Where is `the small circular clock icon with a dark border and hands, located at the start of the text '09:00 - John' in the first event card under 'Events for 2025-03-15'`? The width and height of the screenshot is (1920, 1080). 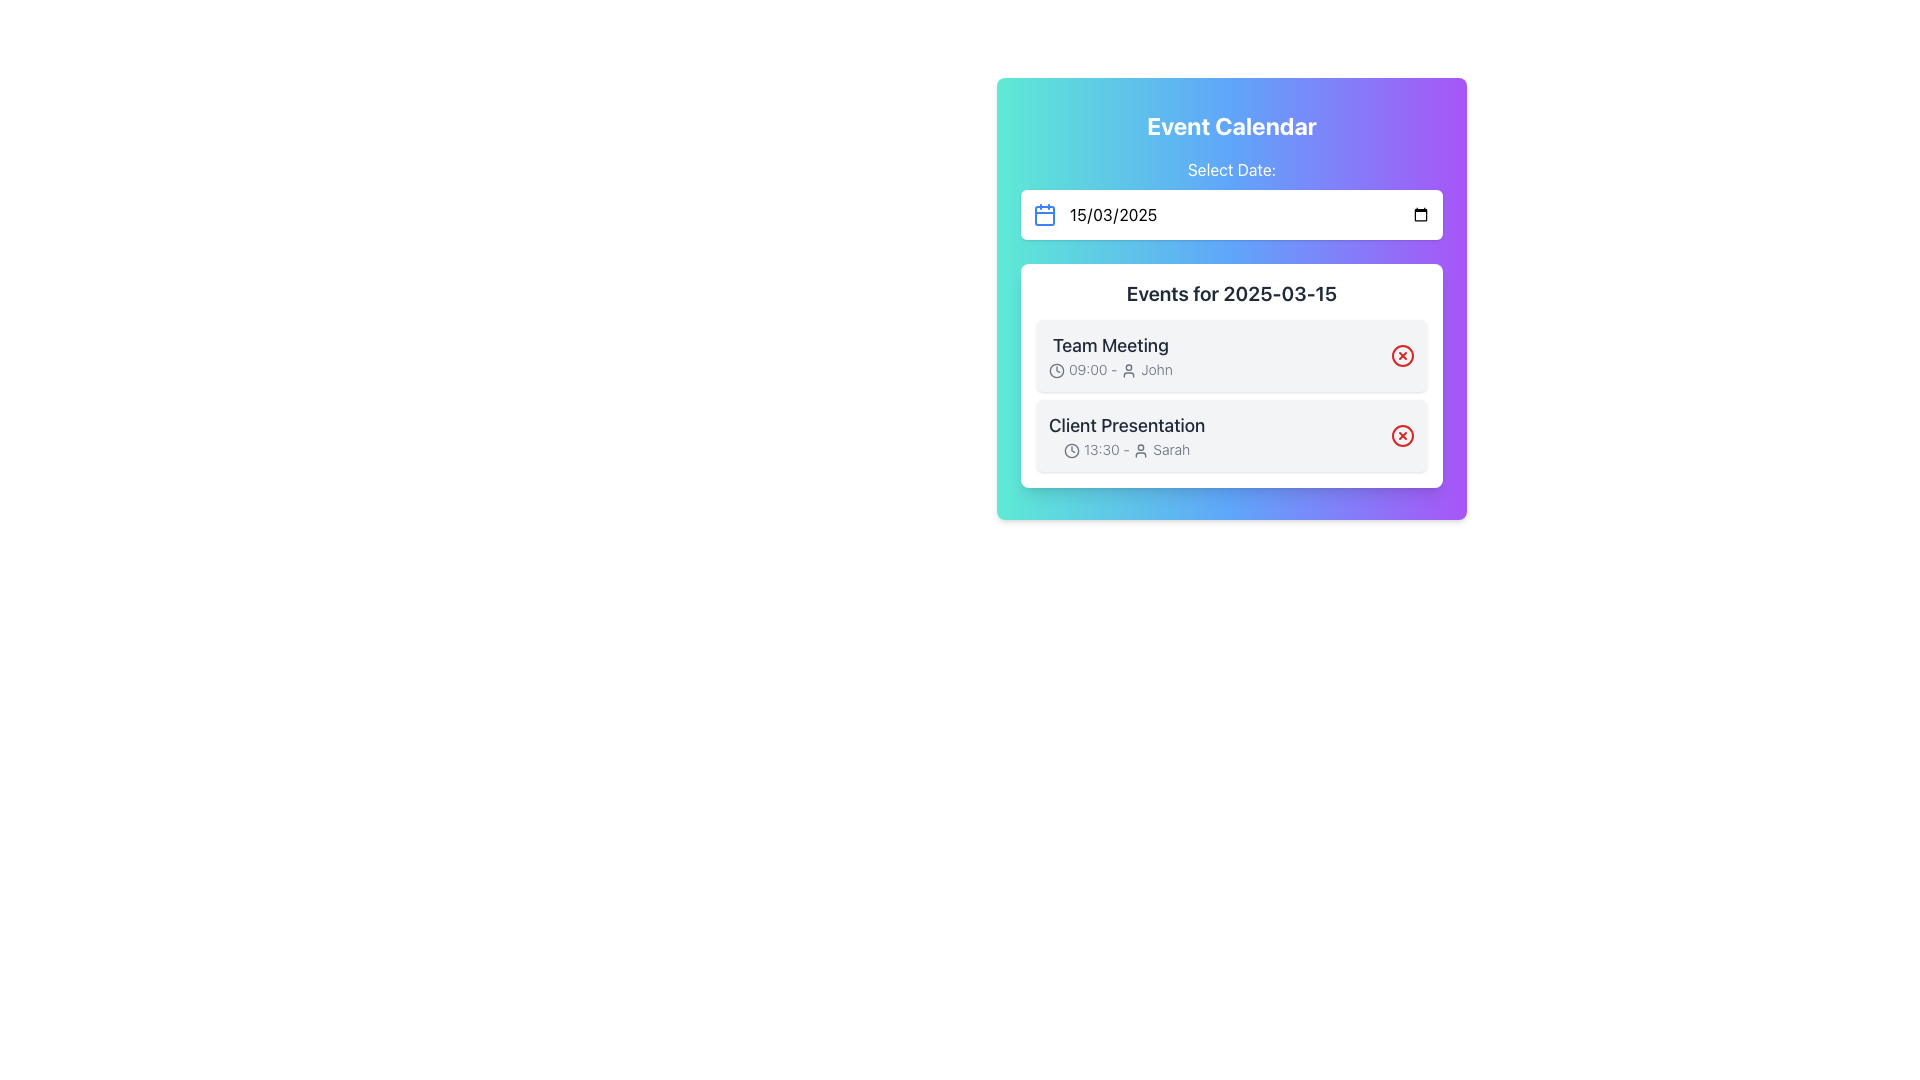
the small circular clock icon with a dark border and hands, located at the start of the text '09:00 - John' in the first event card under 'Events for 2025-03-15' is located at coordinates (1055, 370).